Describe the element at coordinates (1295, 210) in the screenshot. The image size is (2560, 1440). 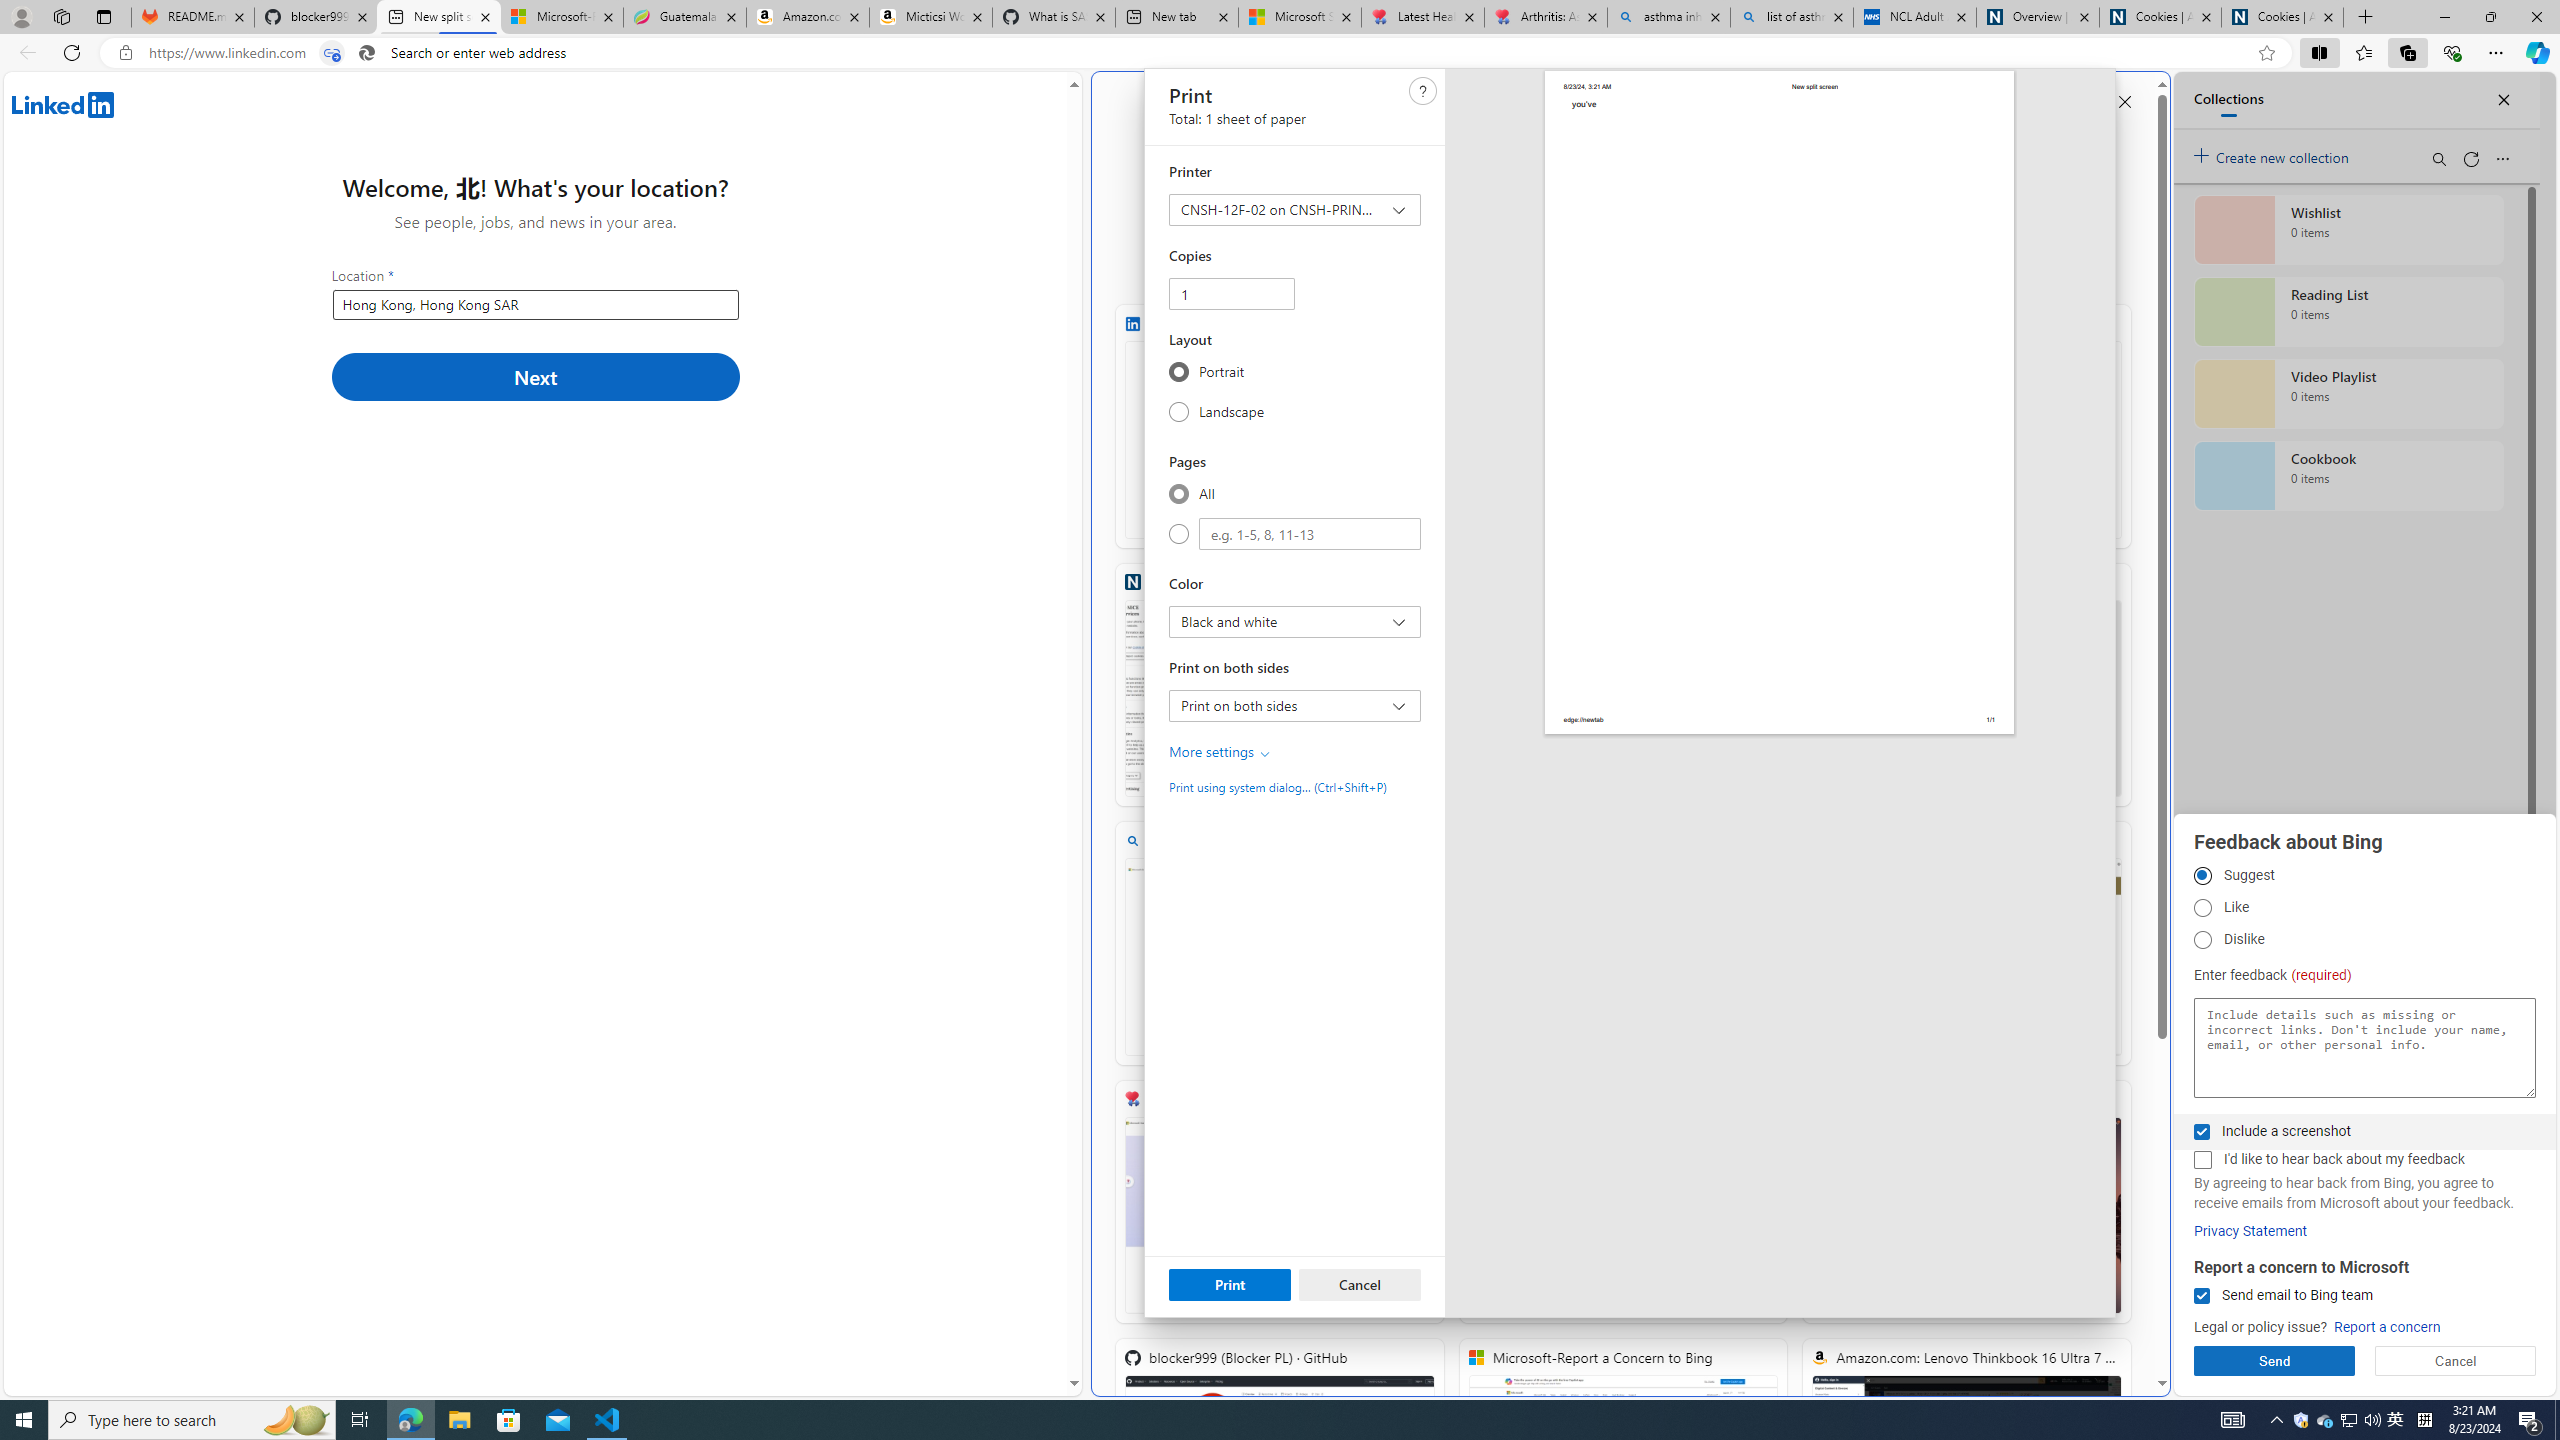
I see `'Printer CNSH-12F-02 on CNSH-PRINT-01'` at that location.